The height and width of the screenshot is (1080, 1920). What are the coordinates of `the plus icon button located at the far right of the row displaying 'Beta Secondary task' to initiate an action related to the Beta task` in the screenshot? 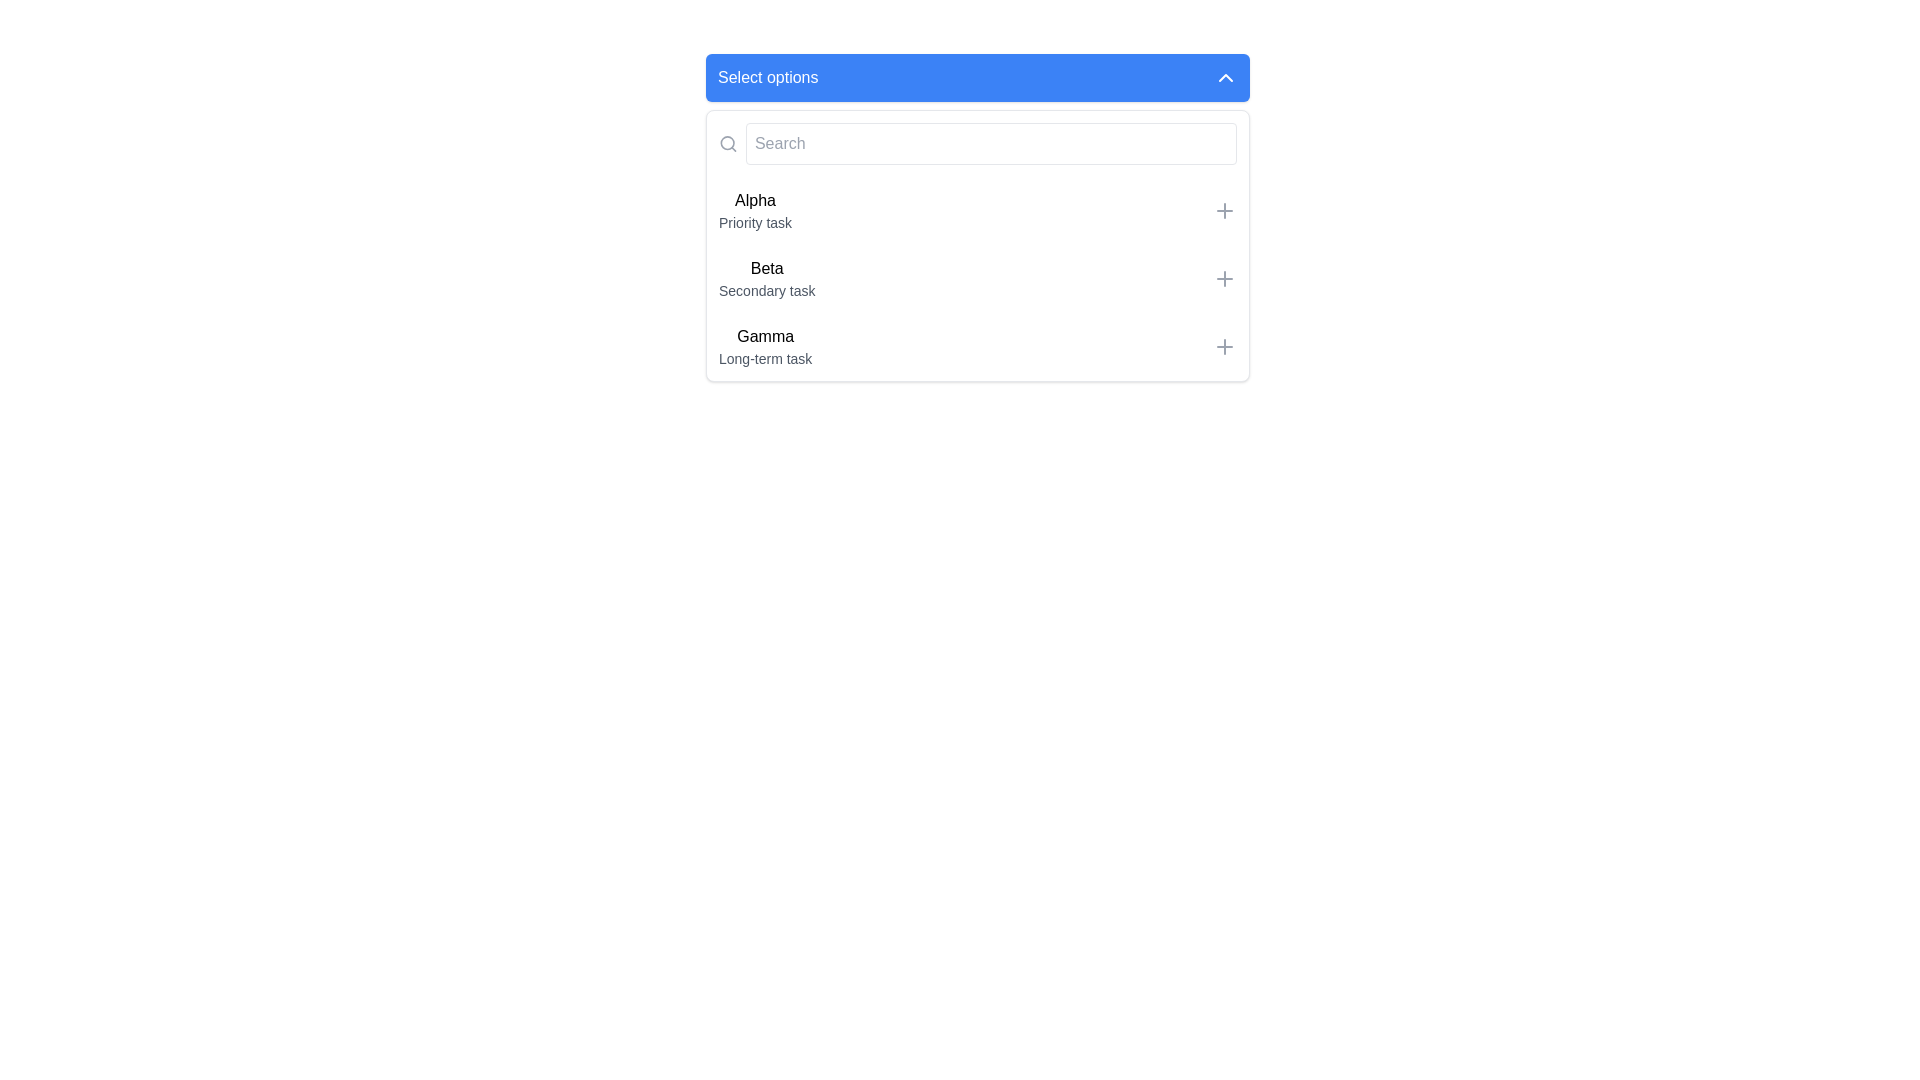 It's located at (1223, 278).